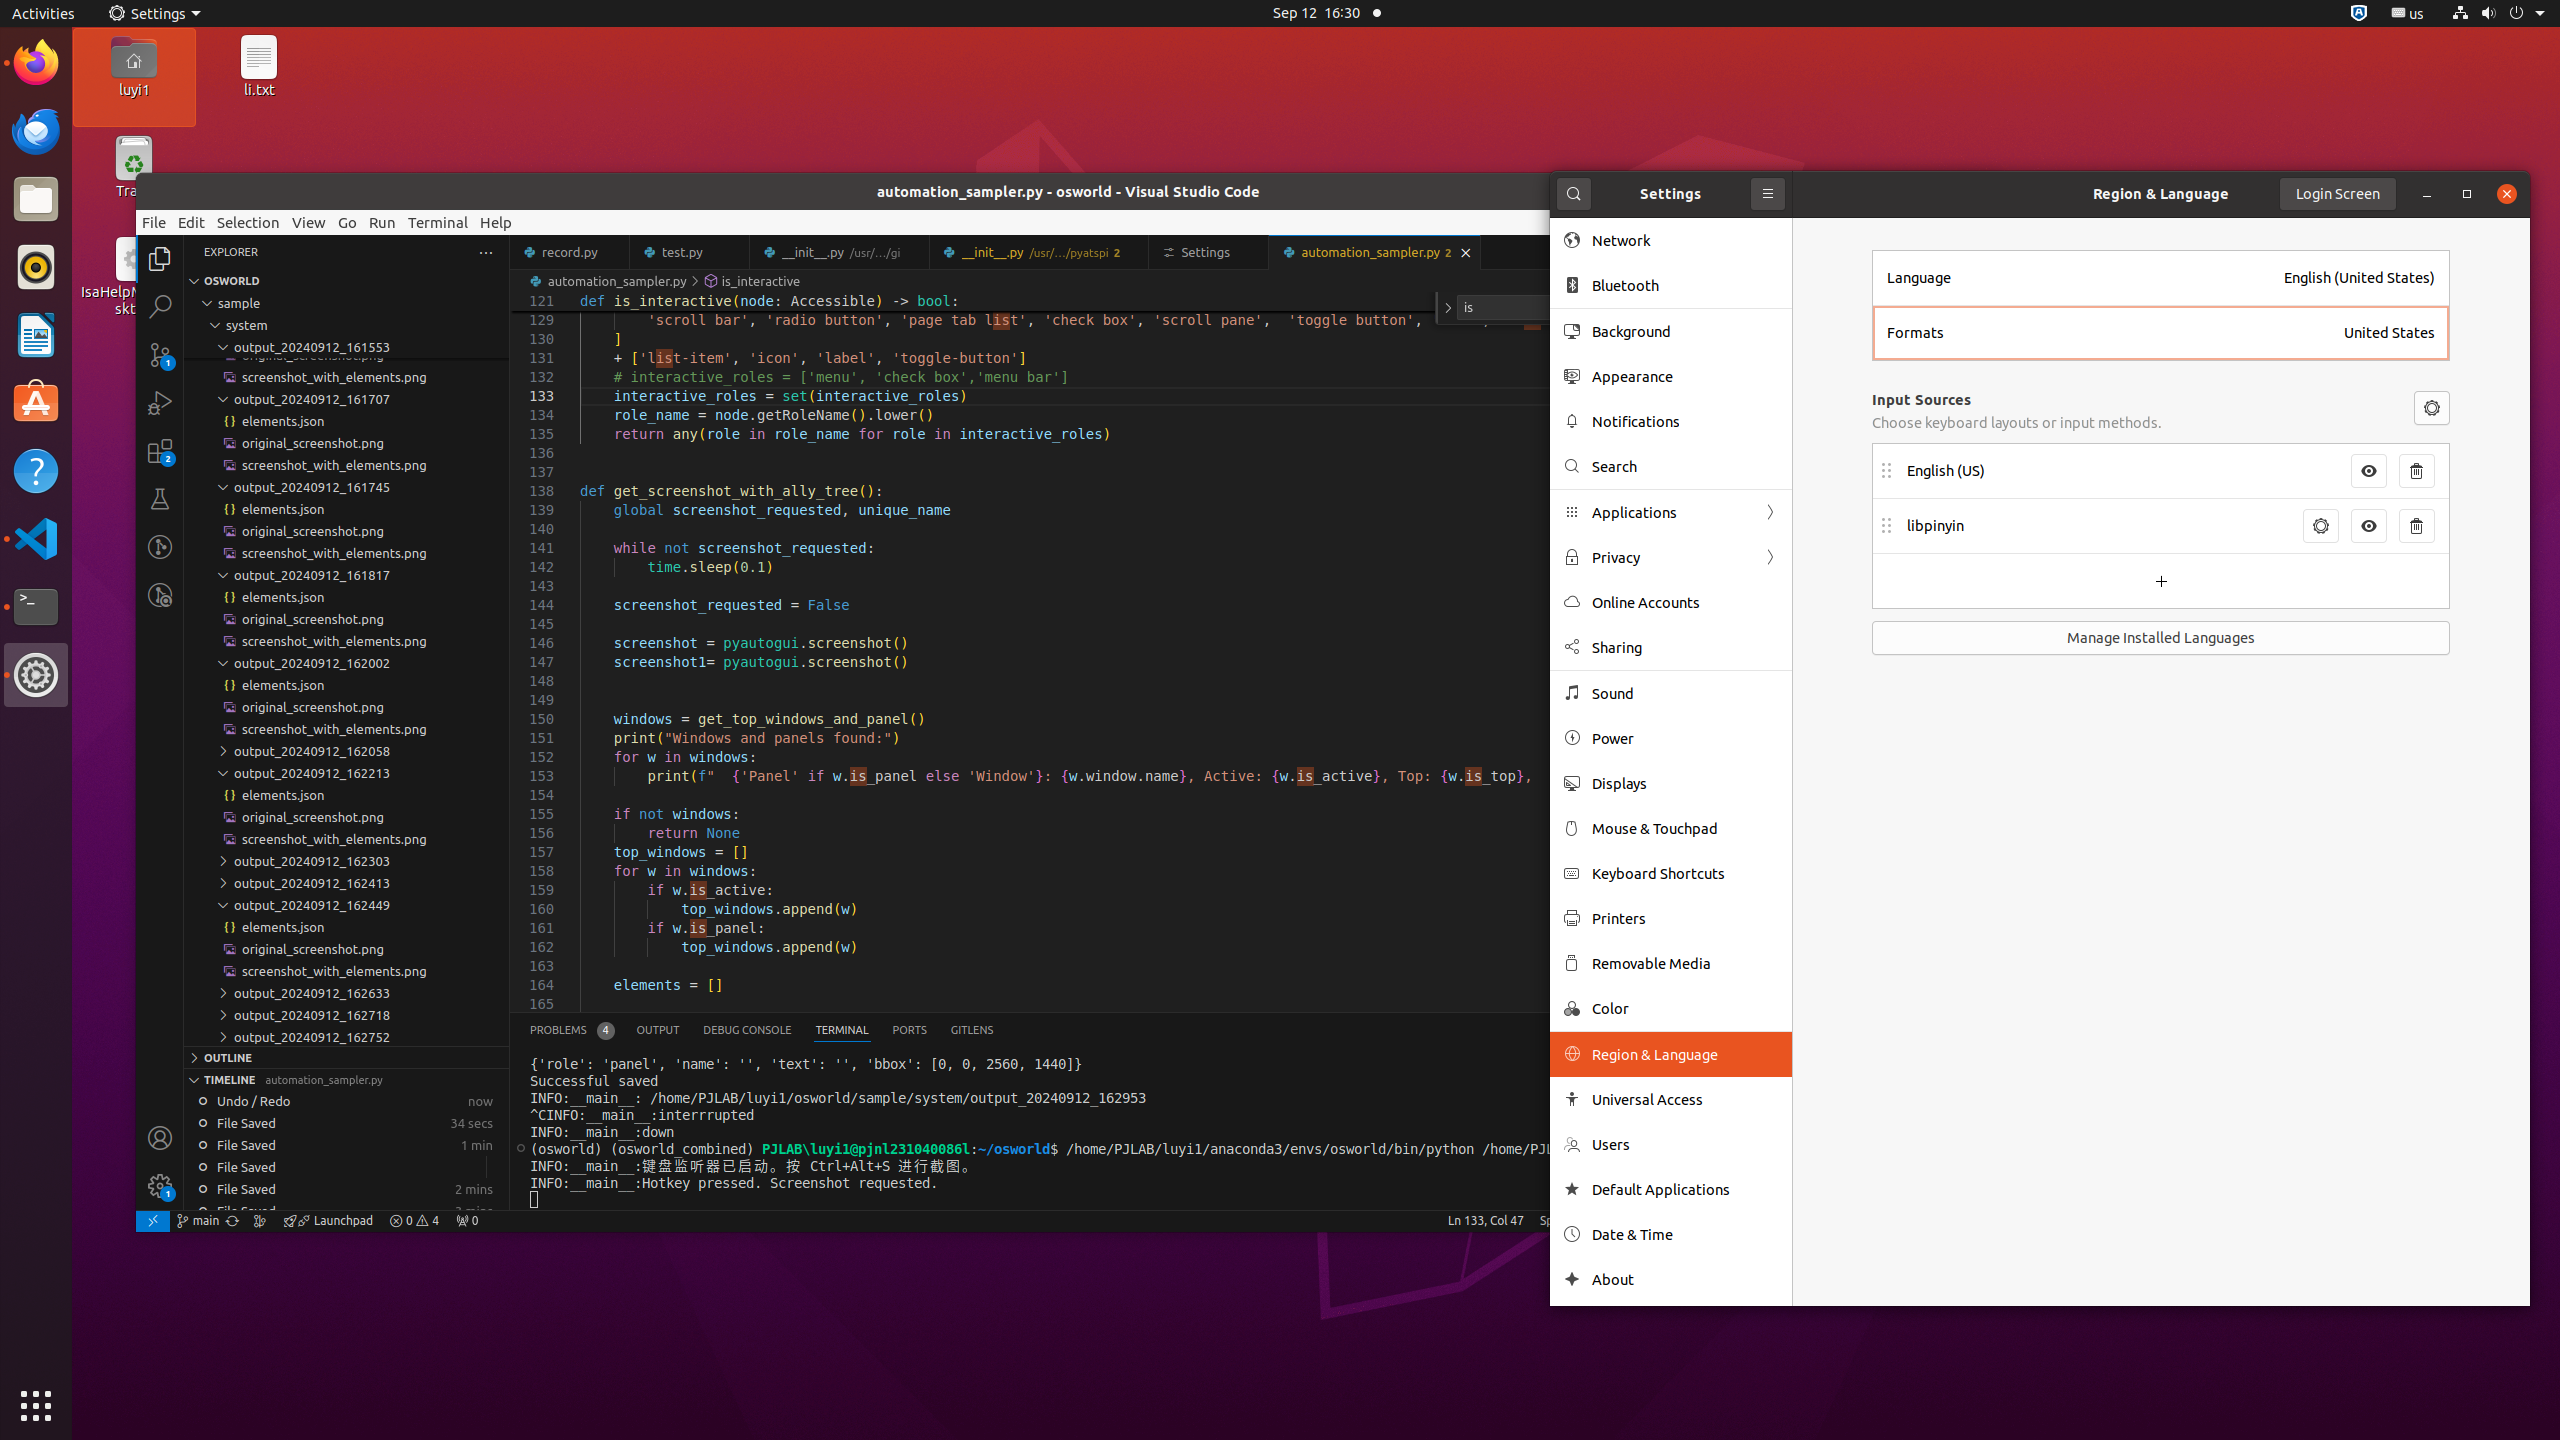 This screenshot has height=1440, width=2560. I want to click on 'Applications', so click(1670, 512).